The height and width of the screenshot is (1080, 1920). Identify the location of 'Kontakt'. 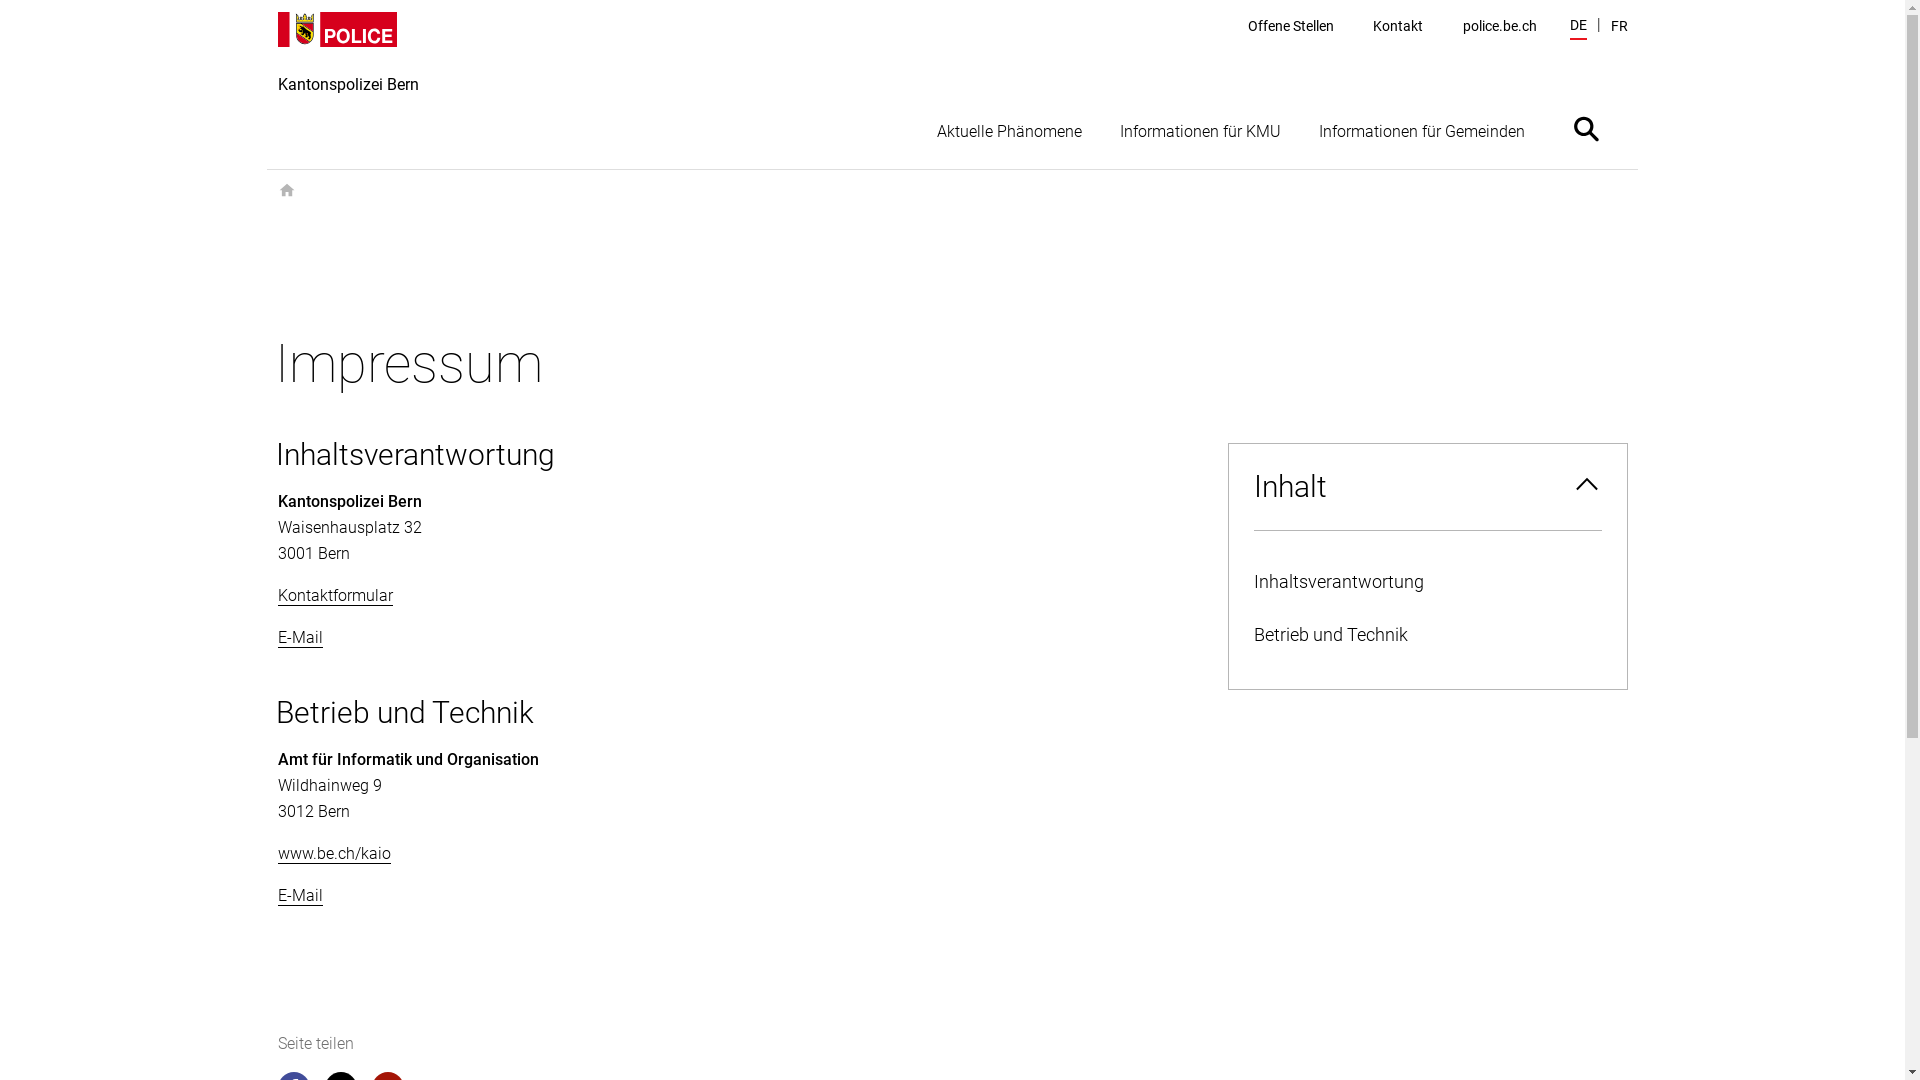
(1371, 26).